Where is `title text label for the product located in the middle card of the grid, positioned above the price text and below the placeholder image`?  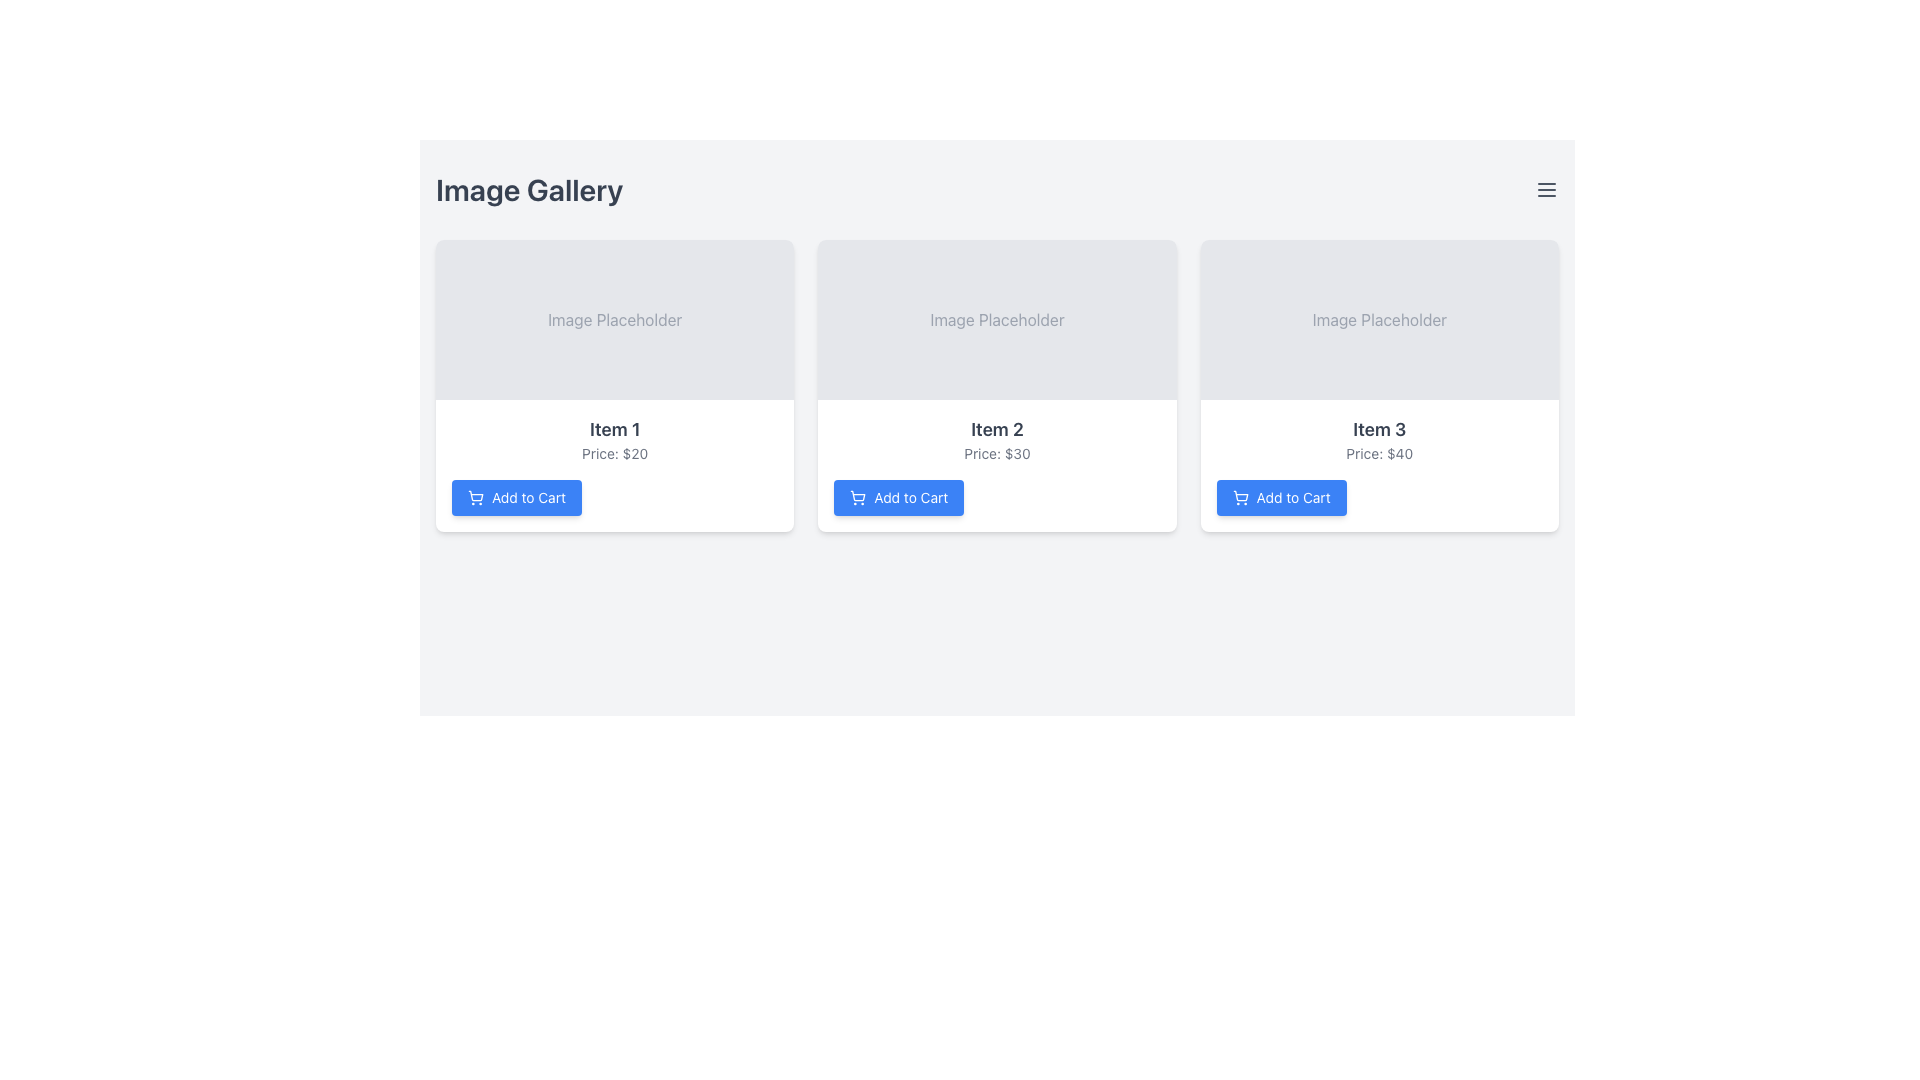 title text label for the product located in the middle card of the grid, positioned above the price text and below the placeholder image is located at coordinates (997, 428).